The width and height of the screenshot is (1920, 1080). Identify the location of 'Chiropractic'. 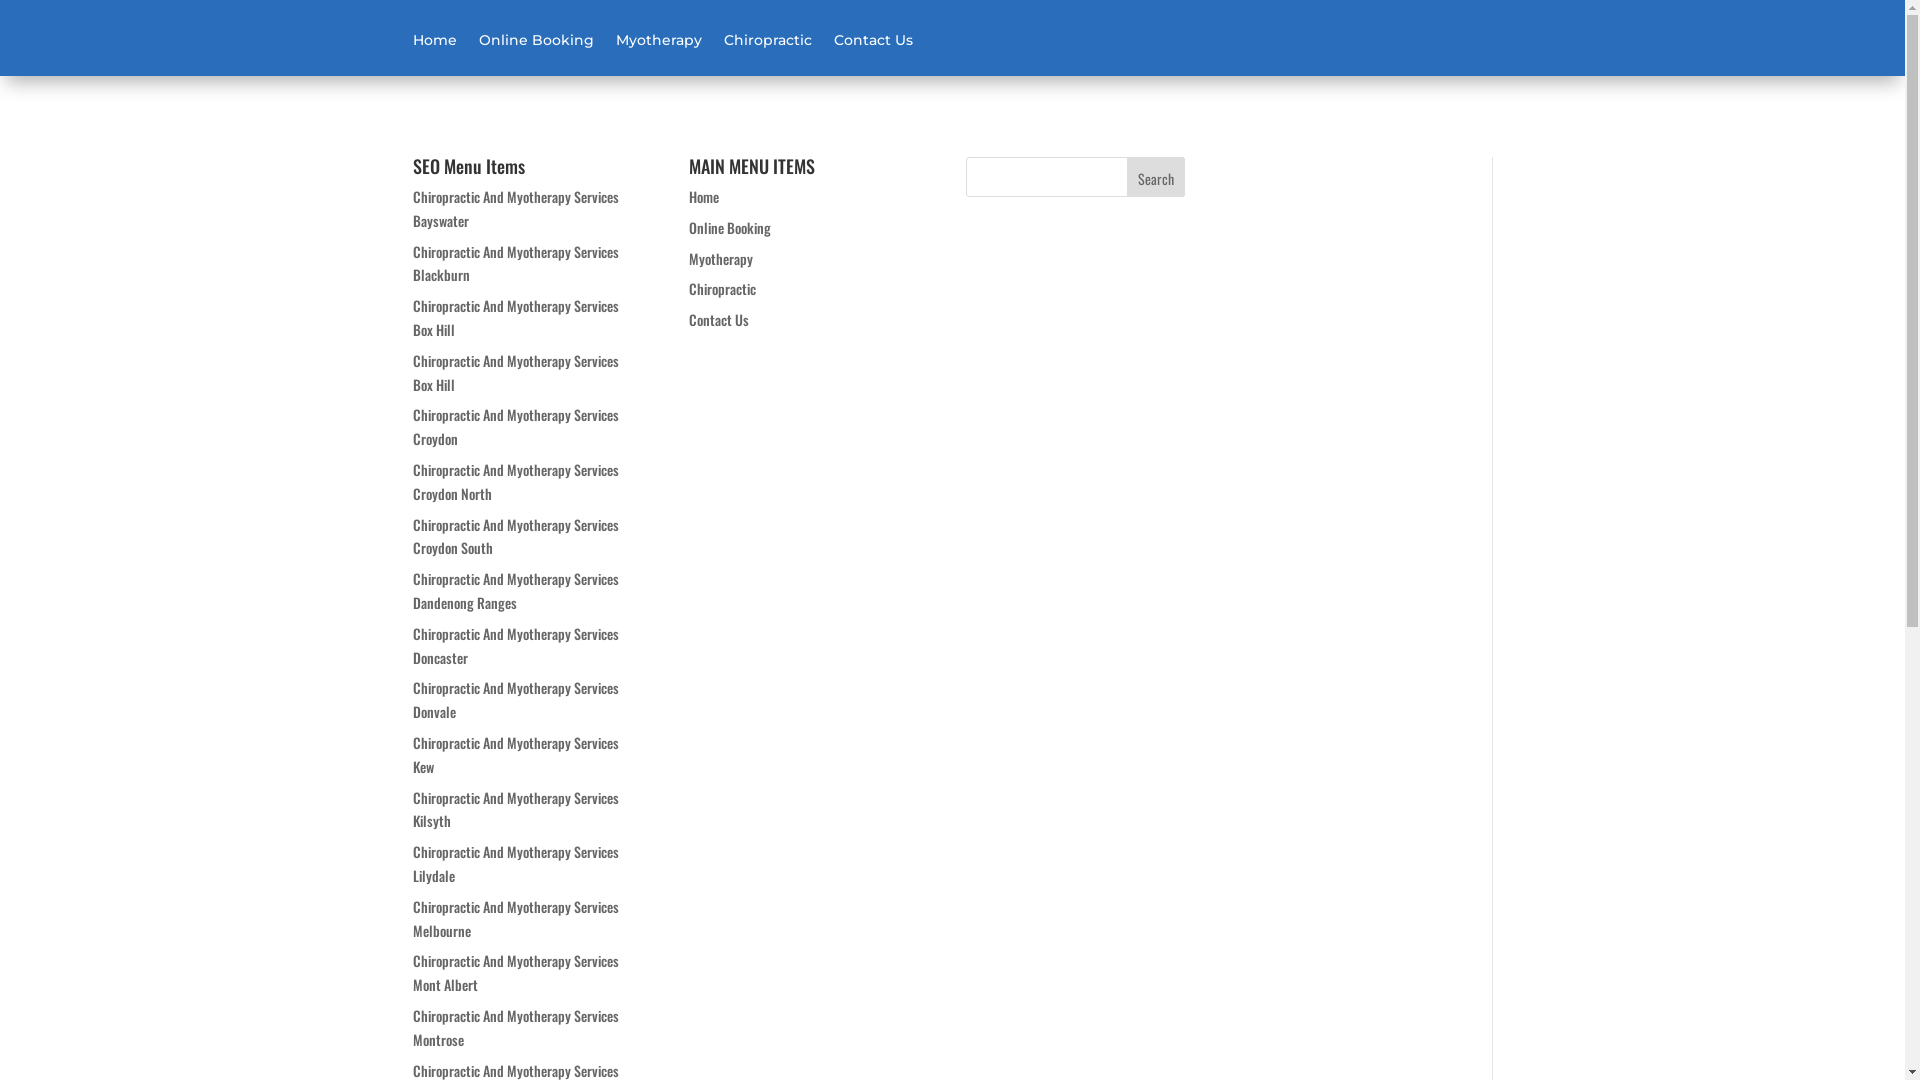
(721, 288).